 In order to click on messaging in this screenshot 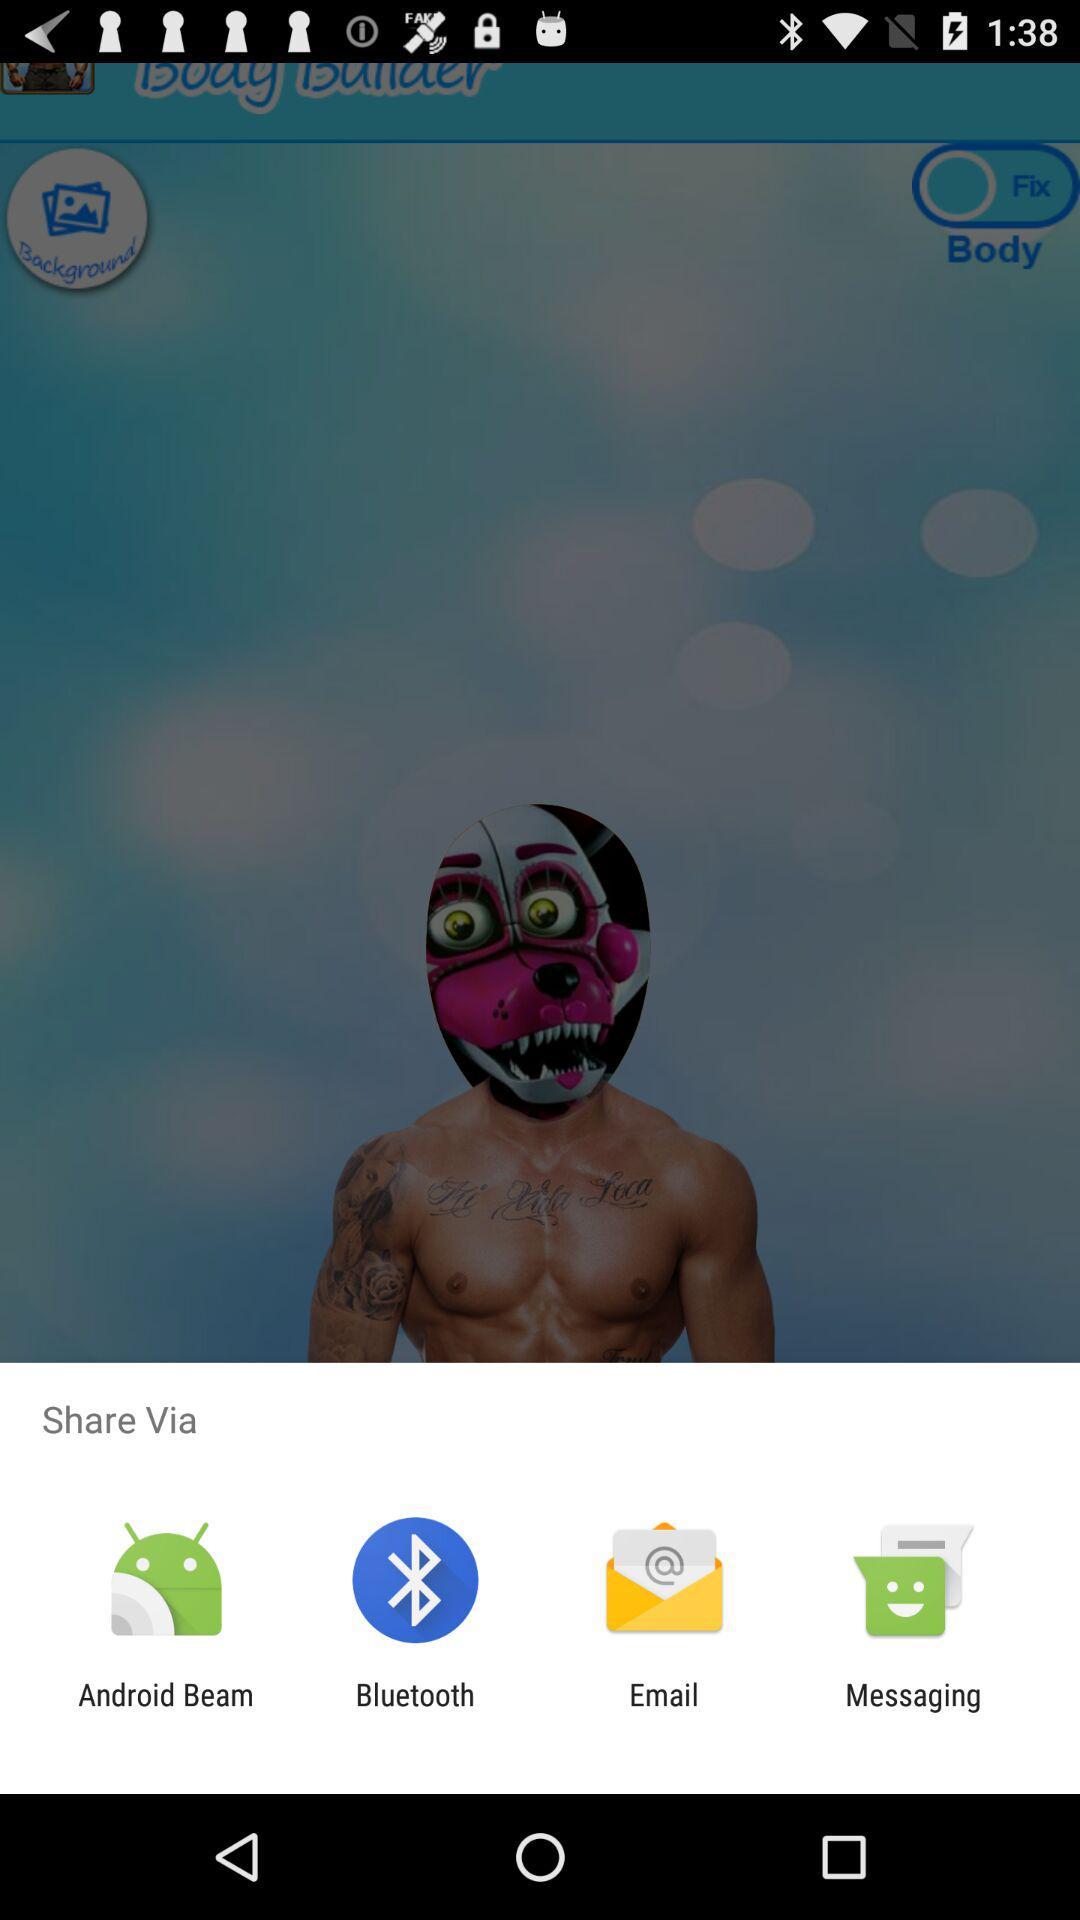, I will do `click(913, 1711)`.